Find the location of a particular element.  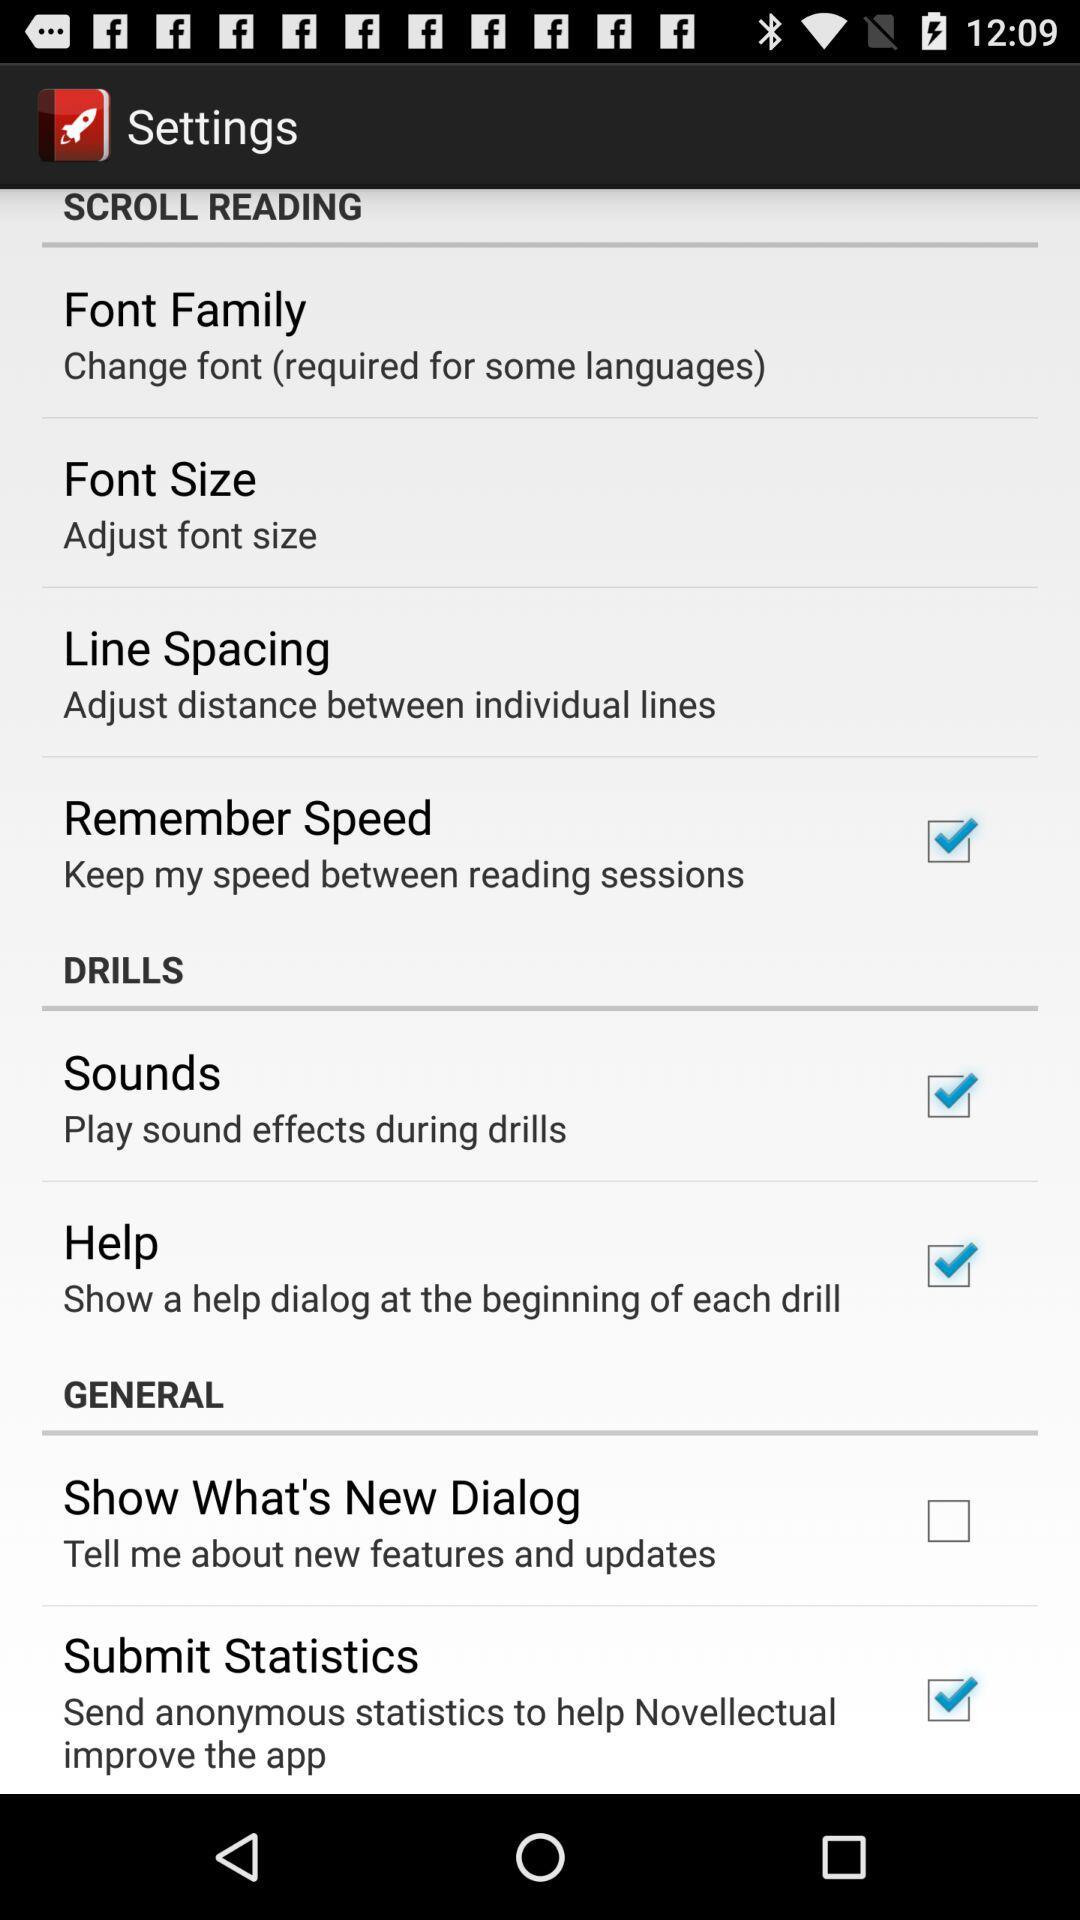

the item above the send anonymous statistics item is located at coordinates (240, 1654).